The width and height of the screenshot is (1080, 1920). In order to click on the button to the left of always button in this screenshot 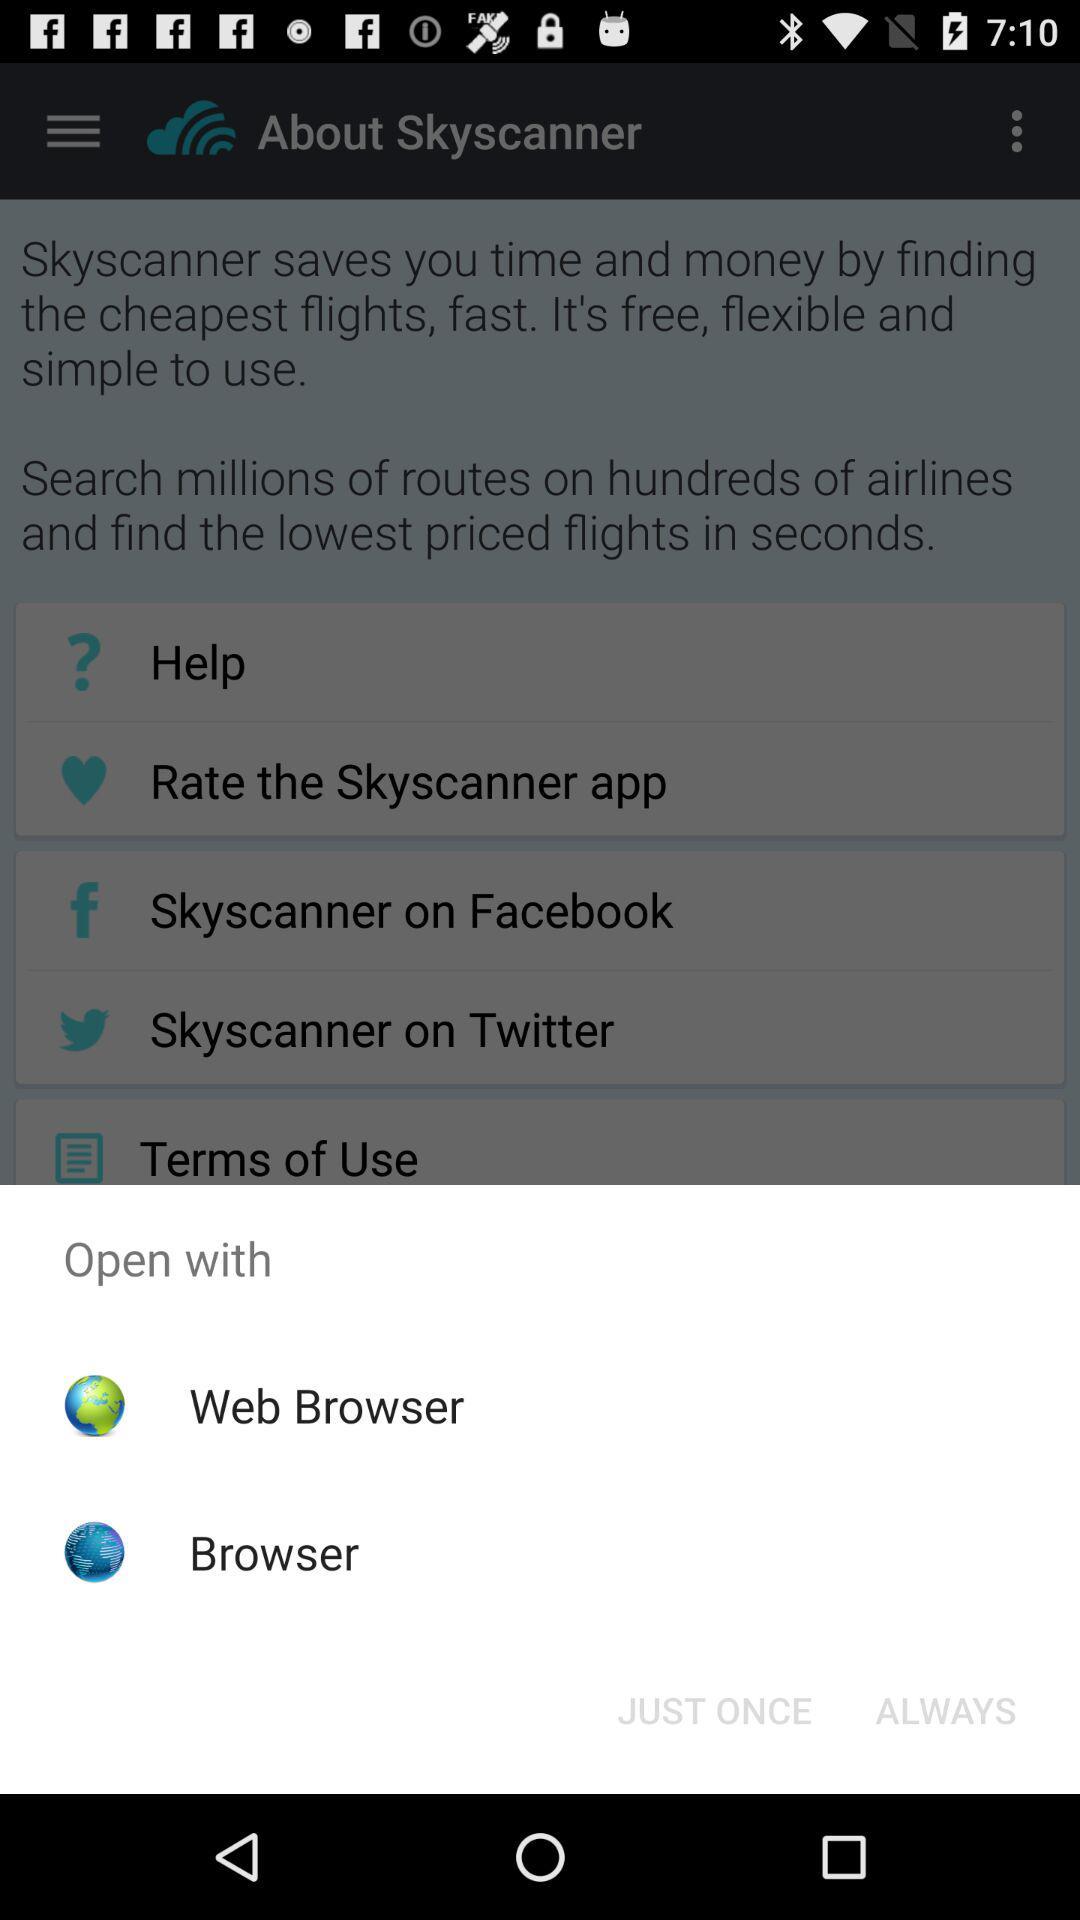, I will do `click(713, 1708)`.